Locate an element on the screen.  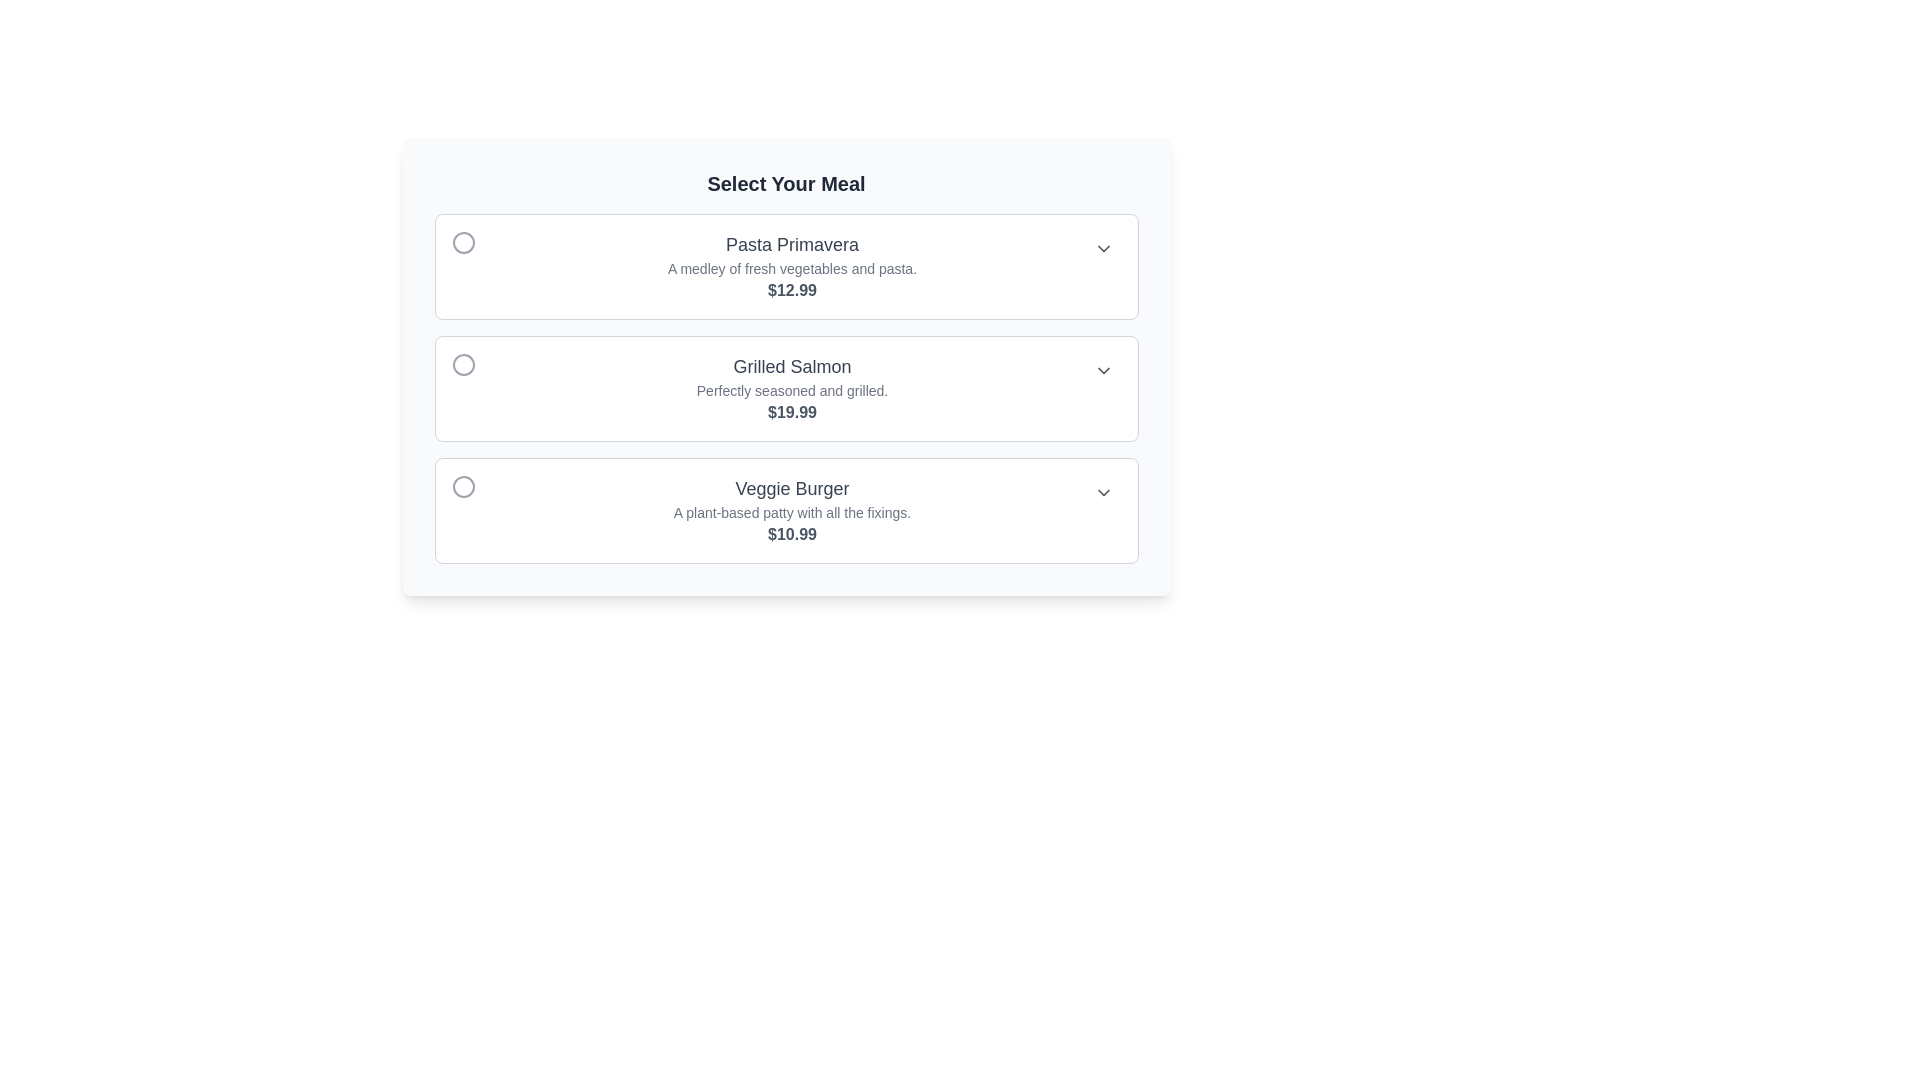
the chevron icon located next to the 'Grilled Salmon' dish is located at coordinates (1102, 370).